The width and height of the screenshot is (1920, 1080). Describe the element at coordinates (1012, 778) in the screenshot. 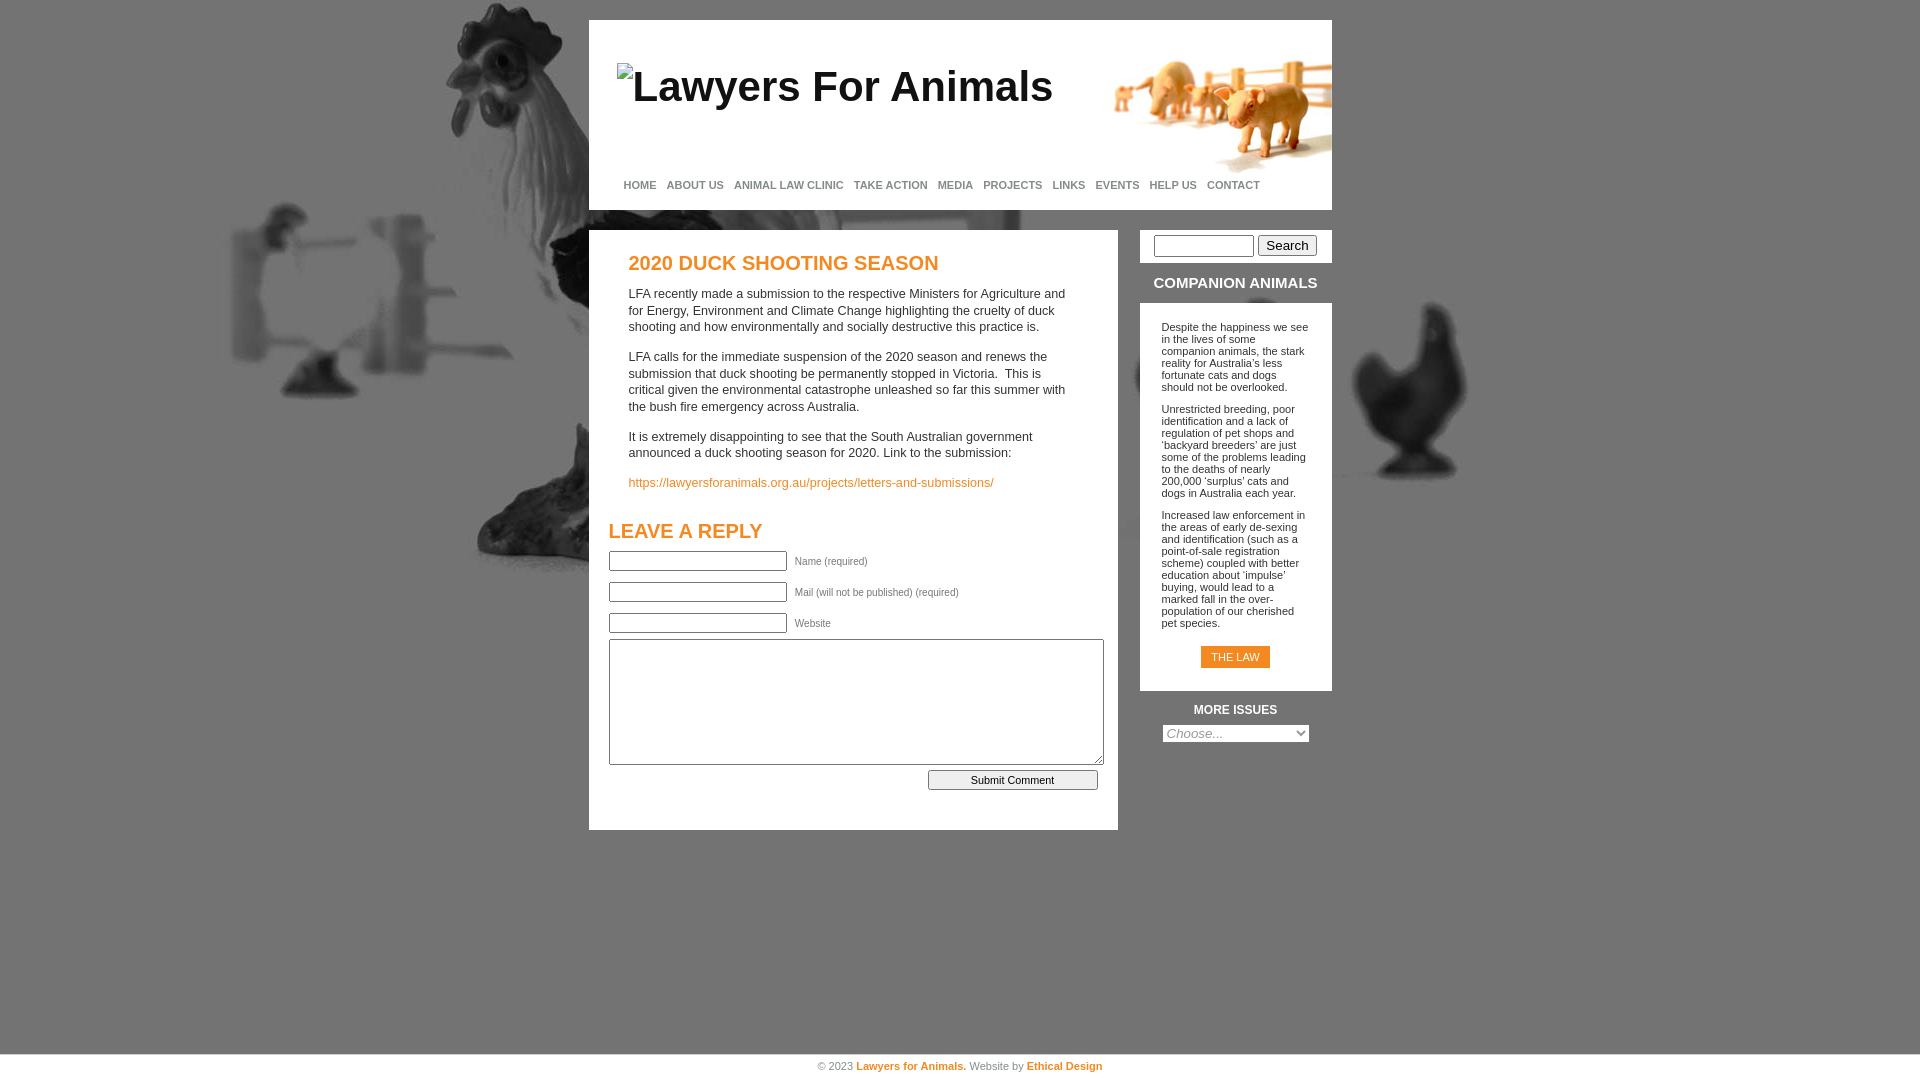

I see `'Submit Comment'` at that location.